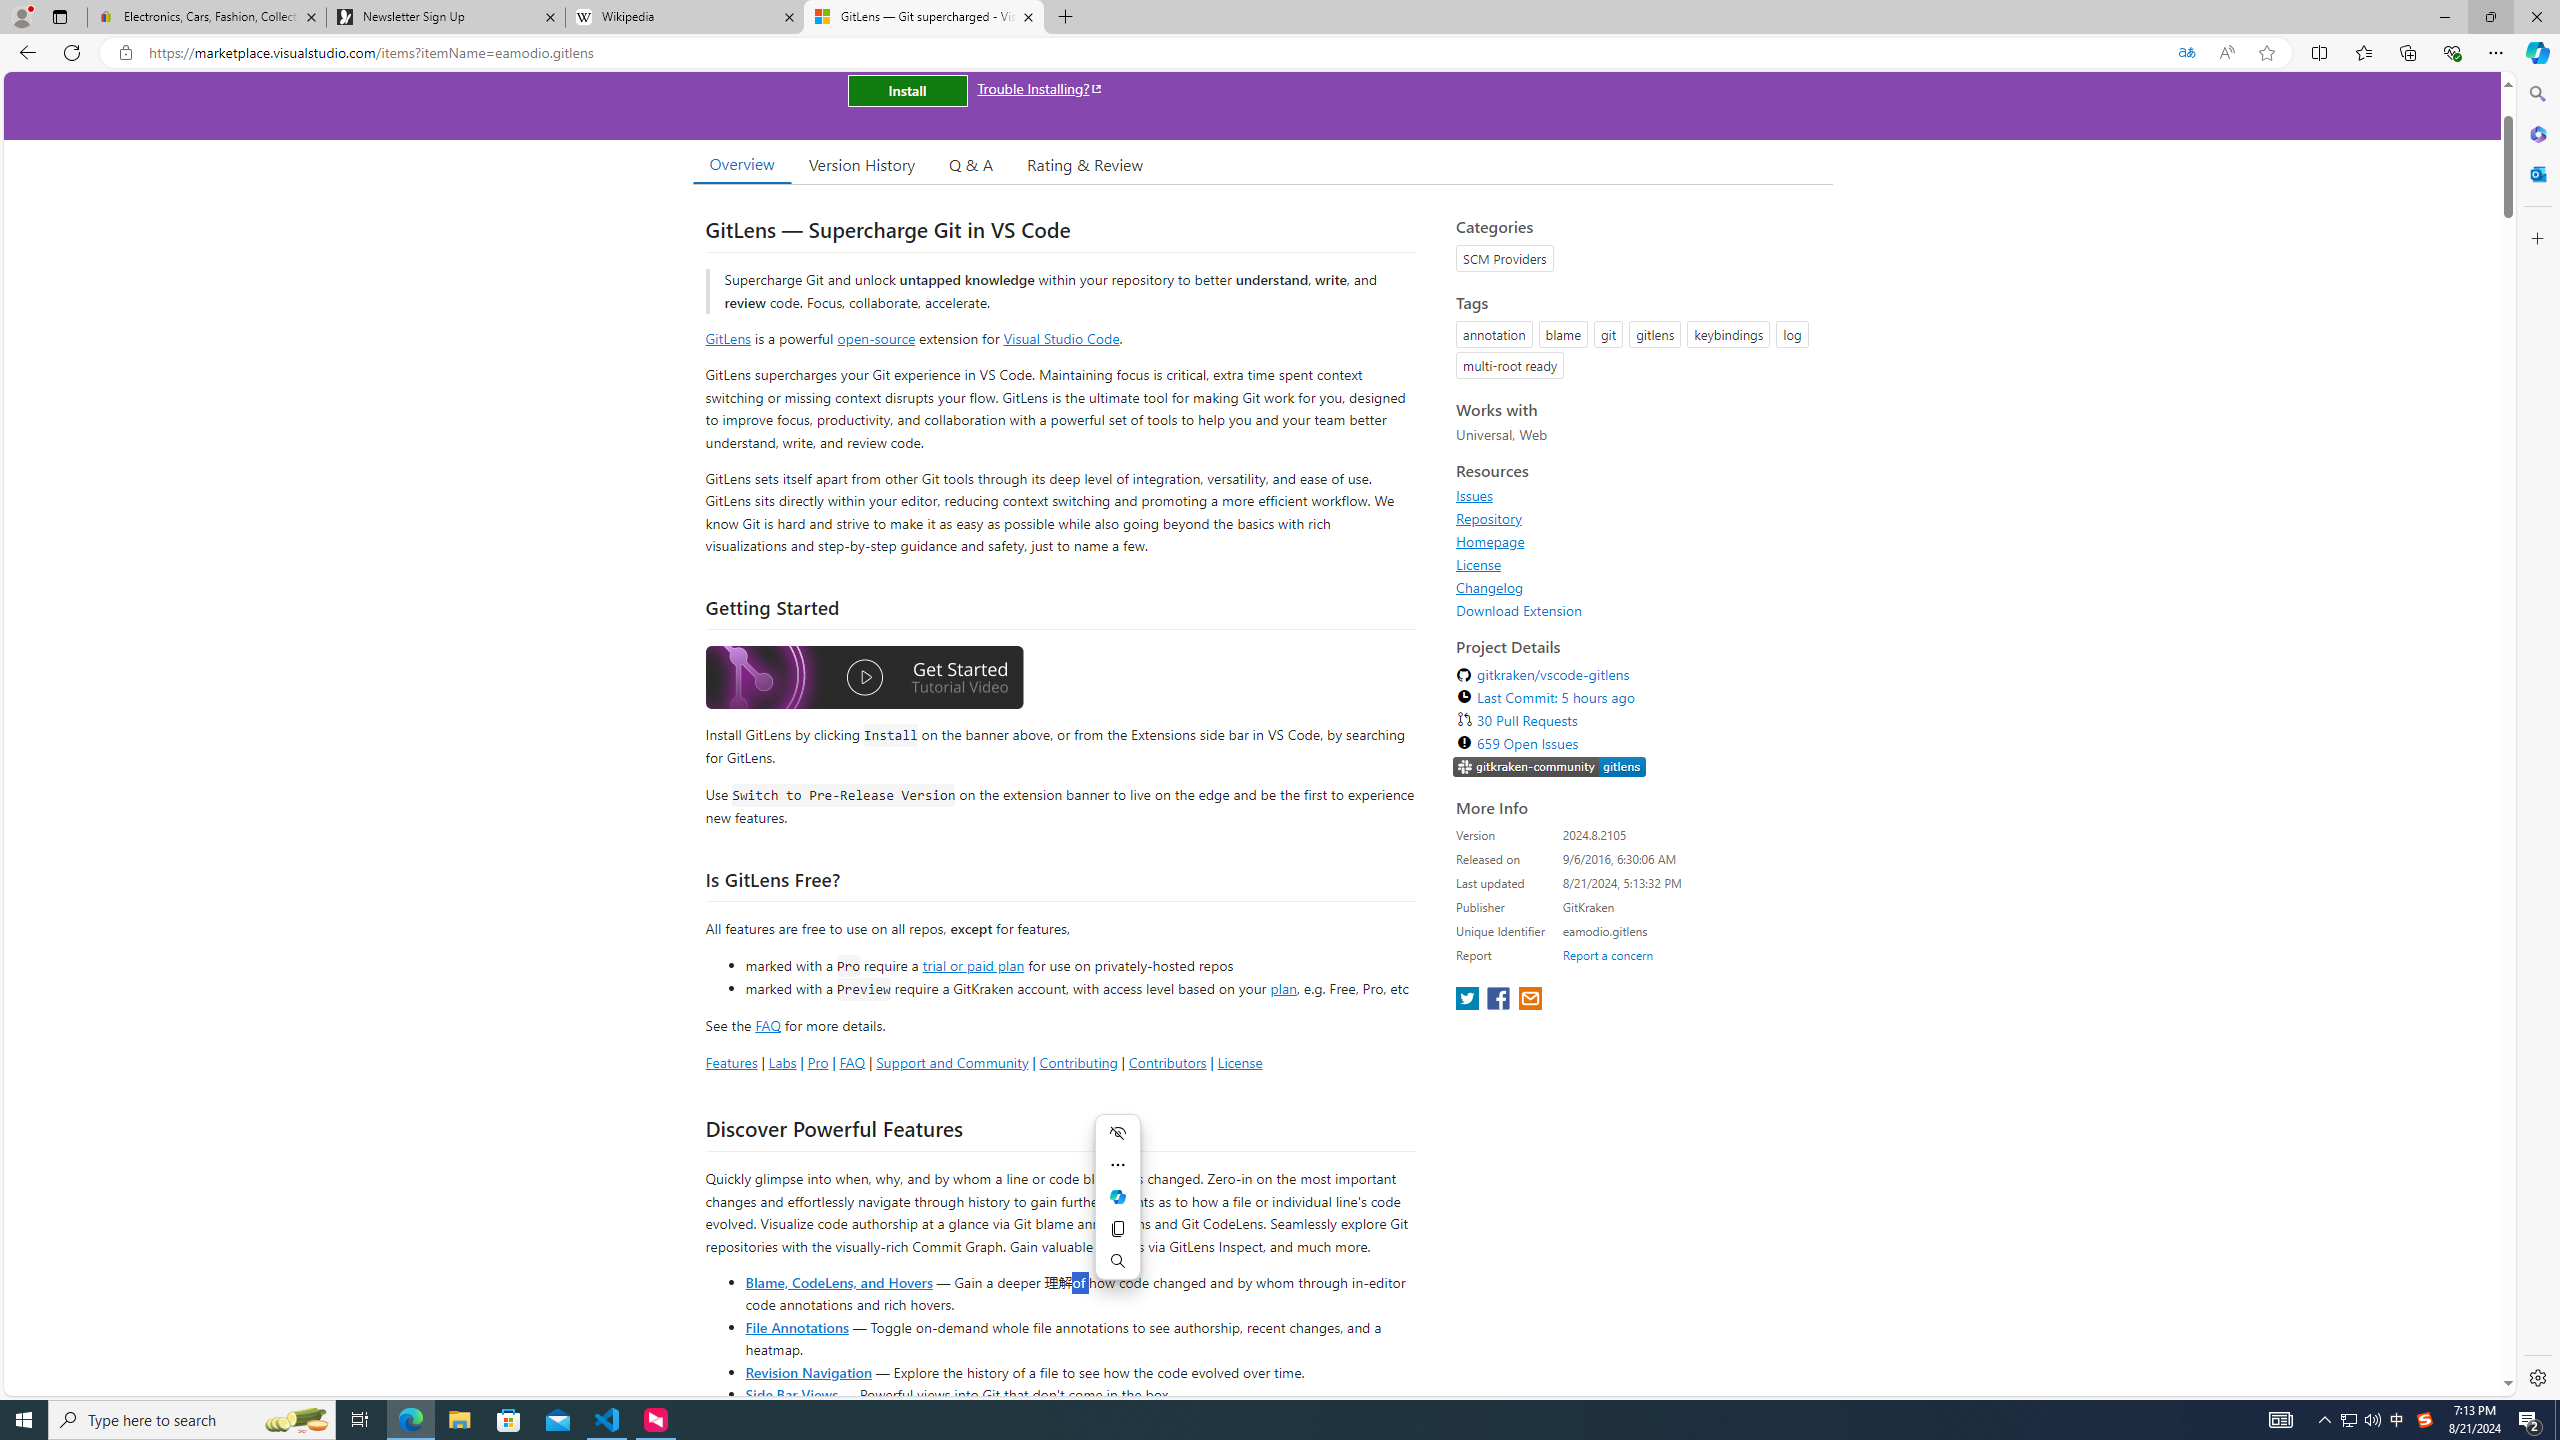  I want to click on 'Watch the GitLens Getting Started video', so click(864, 681).